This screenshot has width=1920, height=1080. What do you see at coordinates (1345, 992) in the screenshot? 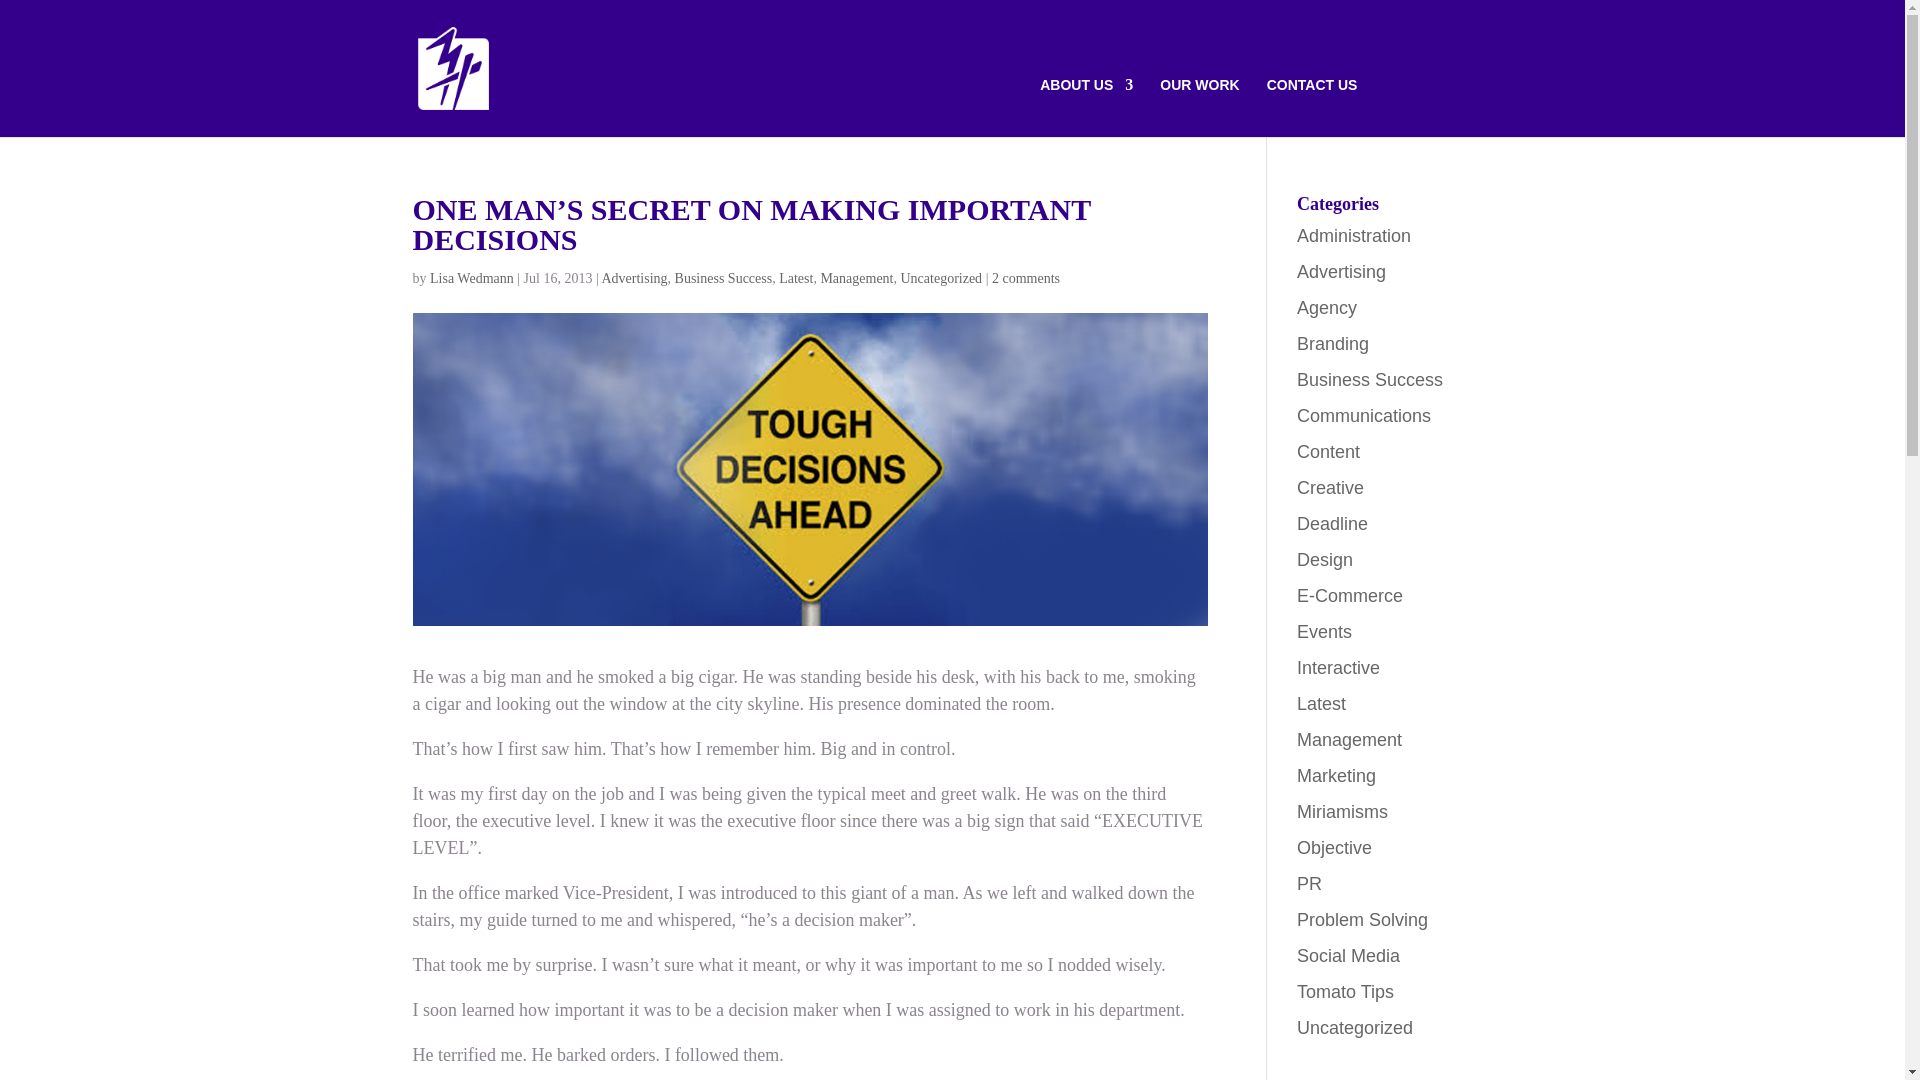
I see `'Tomato Tips'` at bounding box center [1345, 992].